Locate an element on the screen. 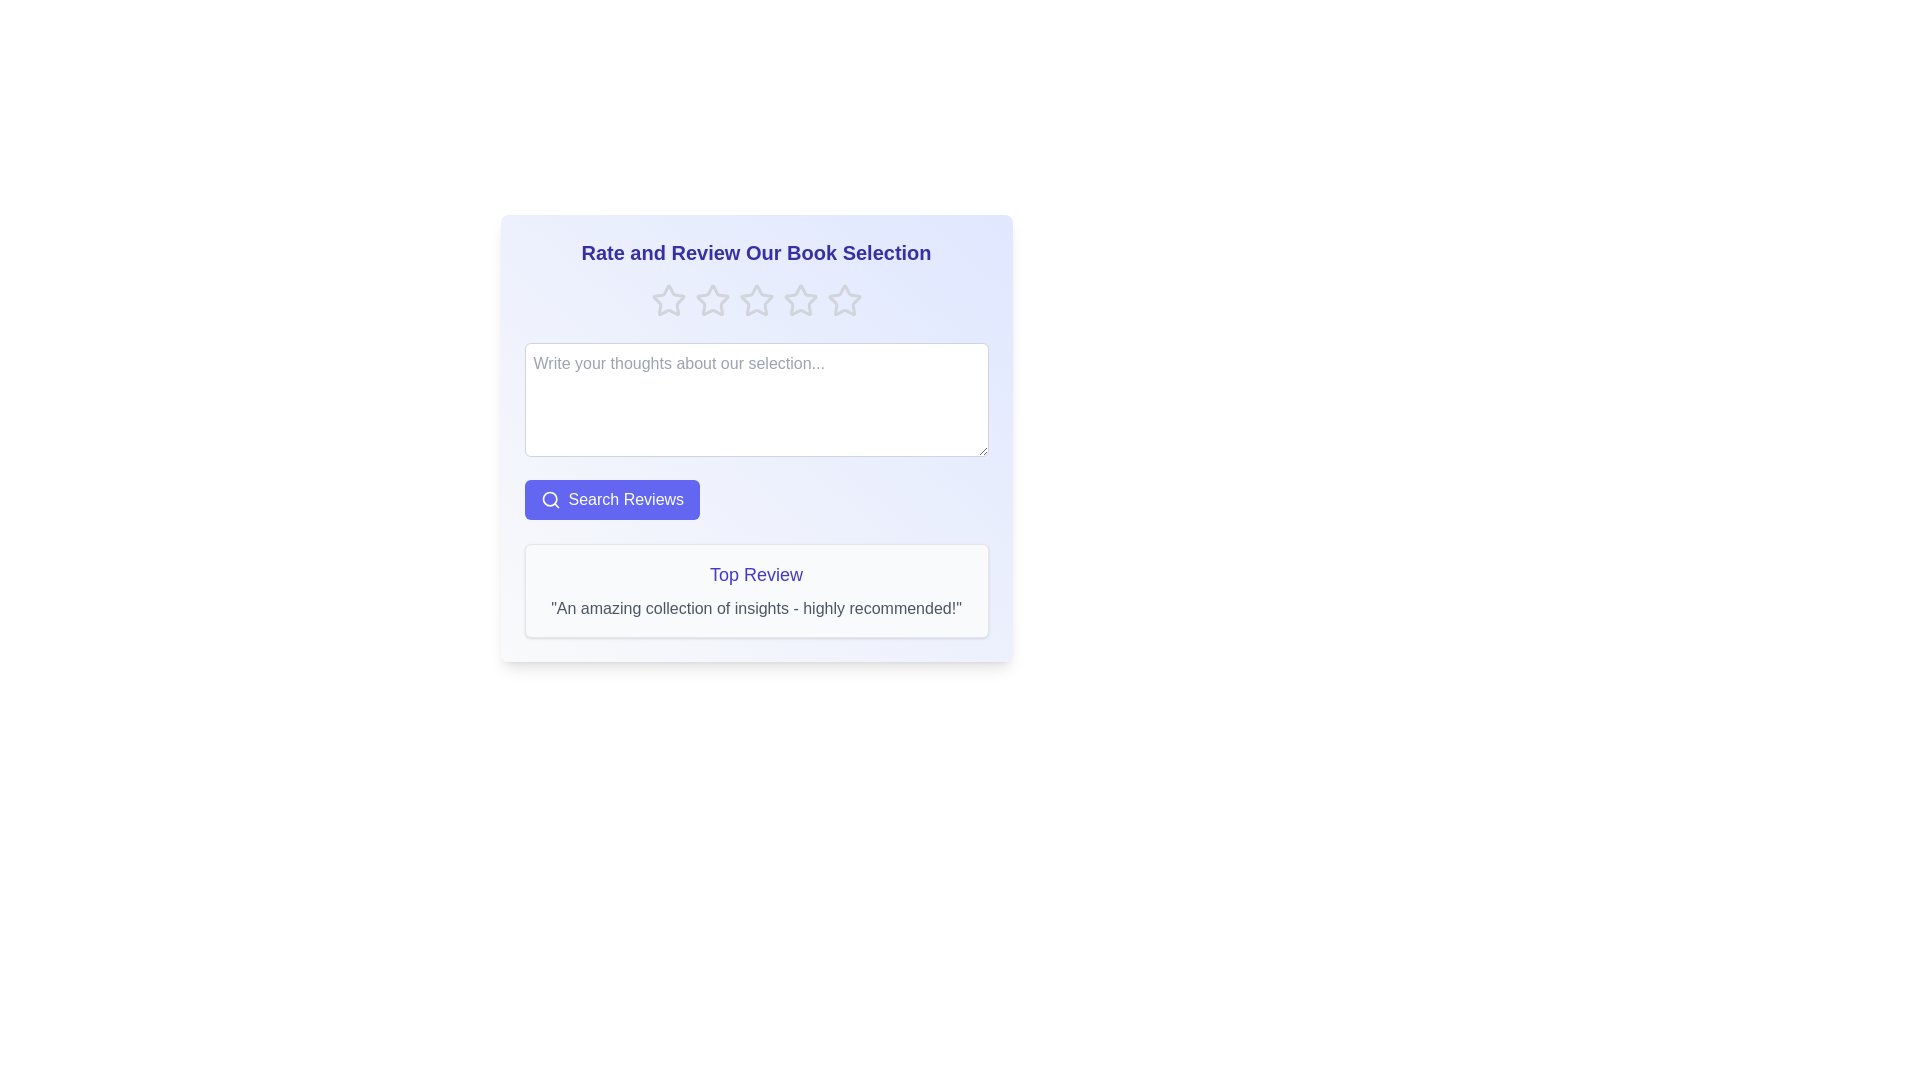 The image size is (1920, 1080). the star corresponding to 2 to preview the rating is located at coordinates (712, 300).